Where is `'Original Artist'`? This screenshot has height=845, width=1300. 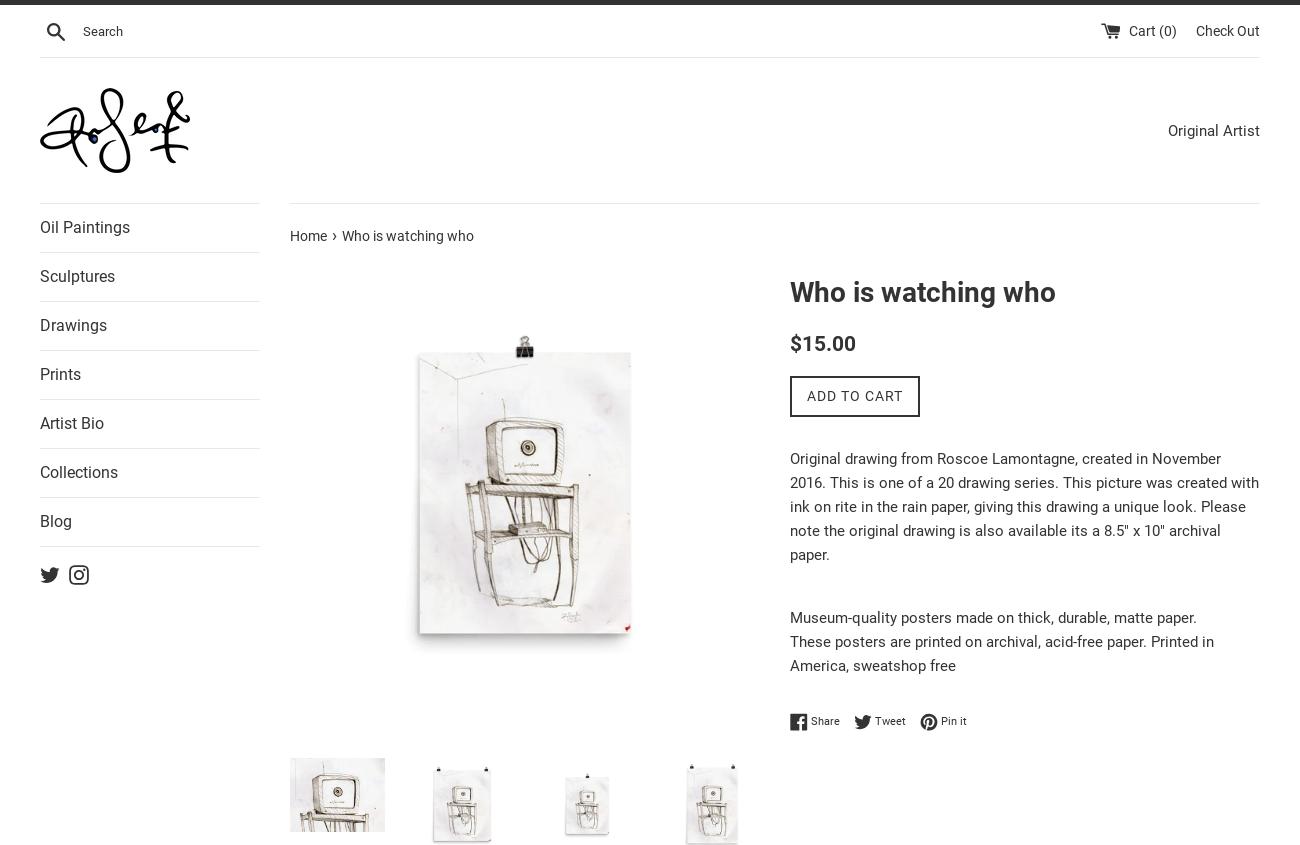 'Original Artist' is located at coordinates (1168, 129).